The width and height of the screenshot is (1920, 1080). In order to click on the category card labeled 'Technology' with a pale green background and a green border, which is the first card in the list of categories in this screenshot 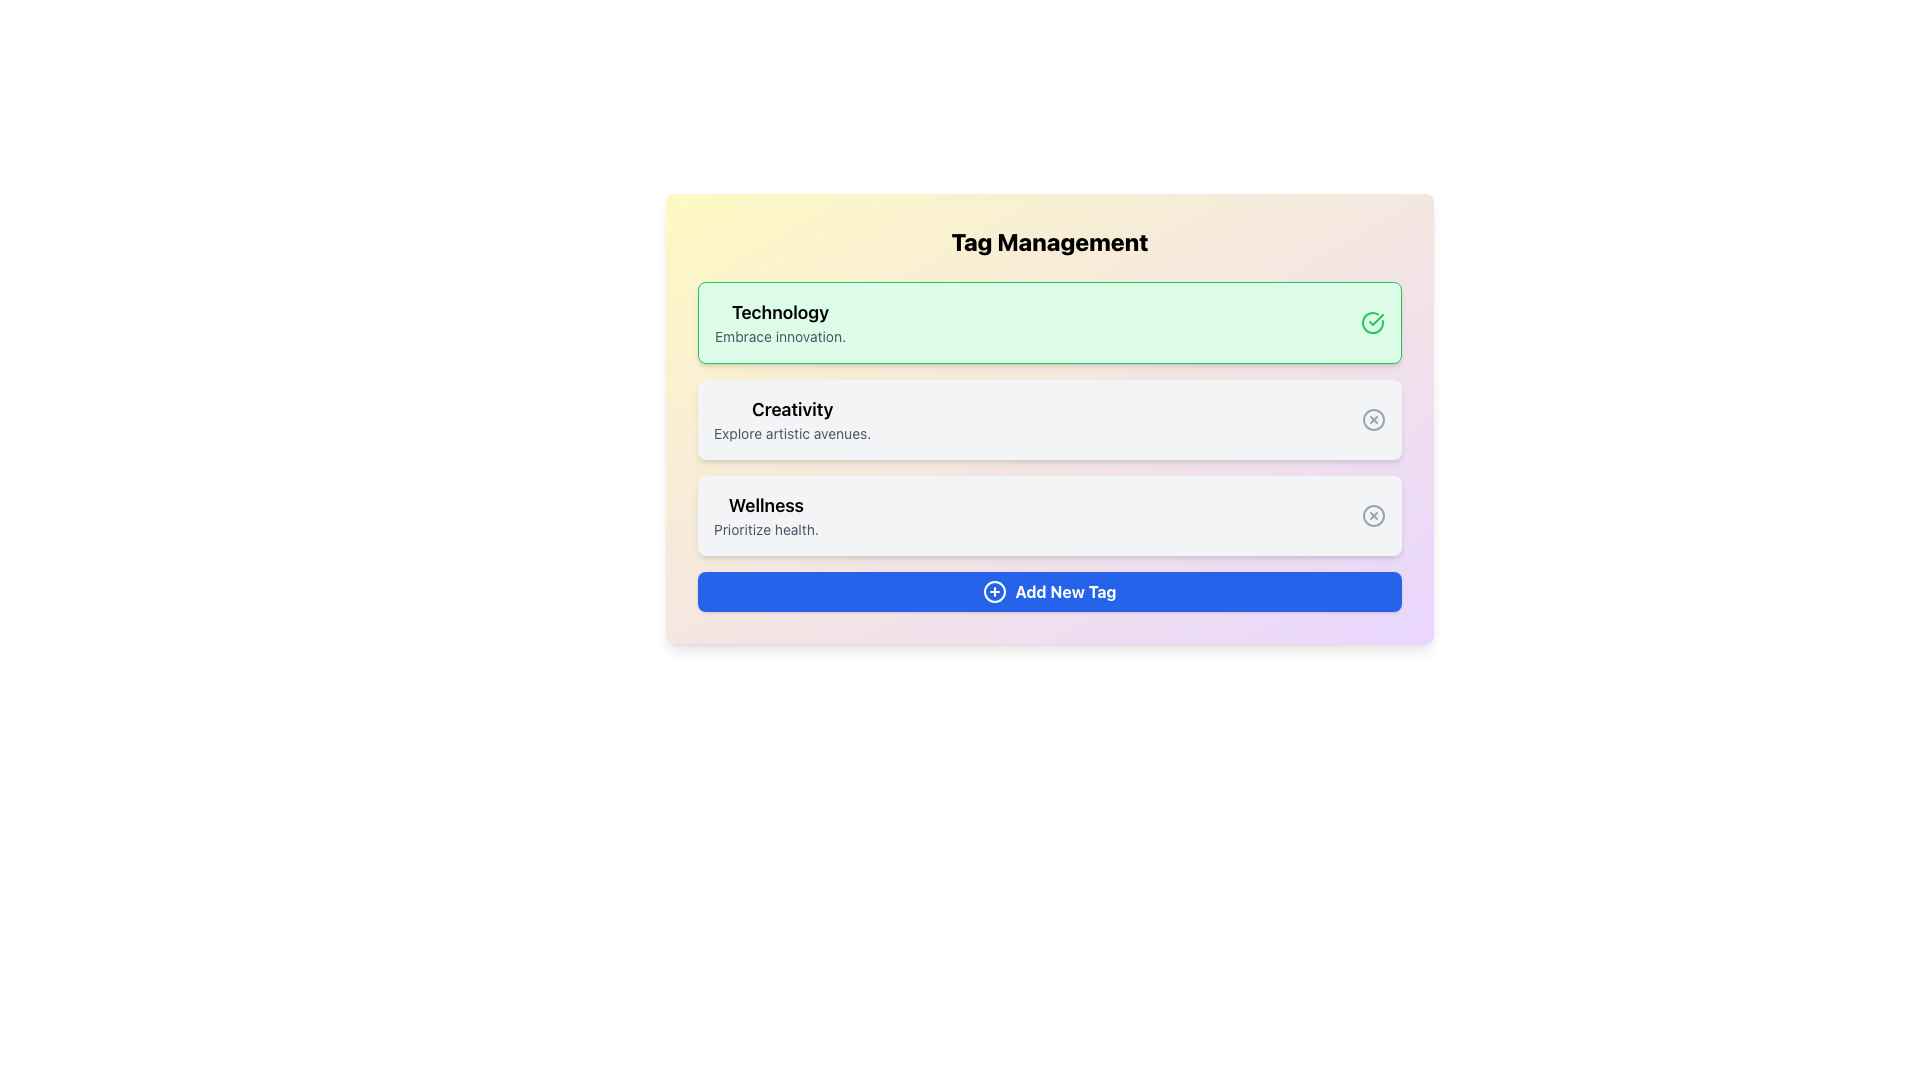, I will do `click(1049, 322)`.